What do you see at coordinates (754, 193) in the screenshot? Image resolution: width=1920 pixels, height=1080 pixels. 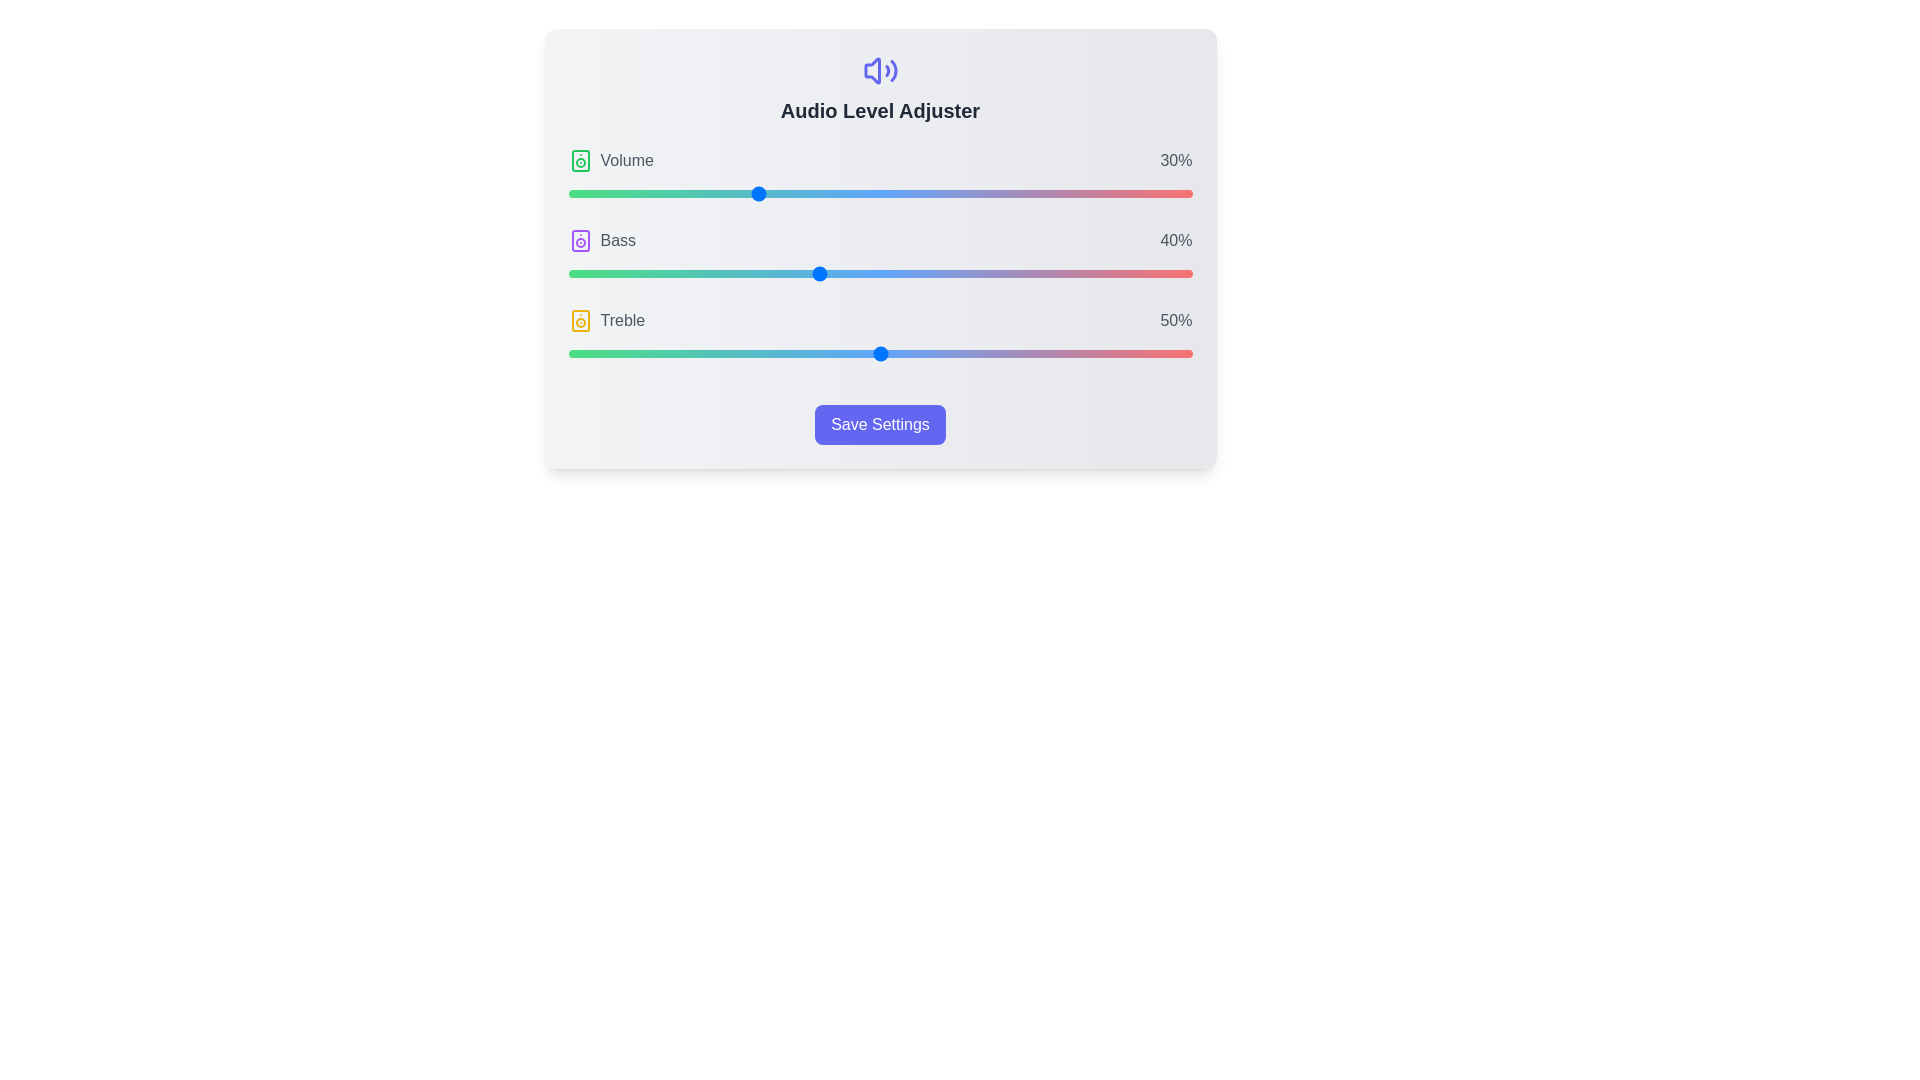 I see `the Volume slider to 30%` at bounding box center [754, 193].